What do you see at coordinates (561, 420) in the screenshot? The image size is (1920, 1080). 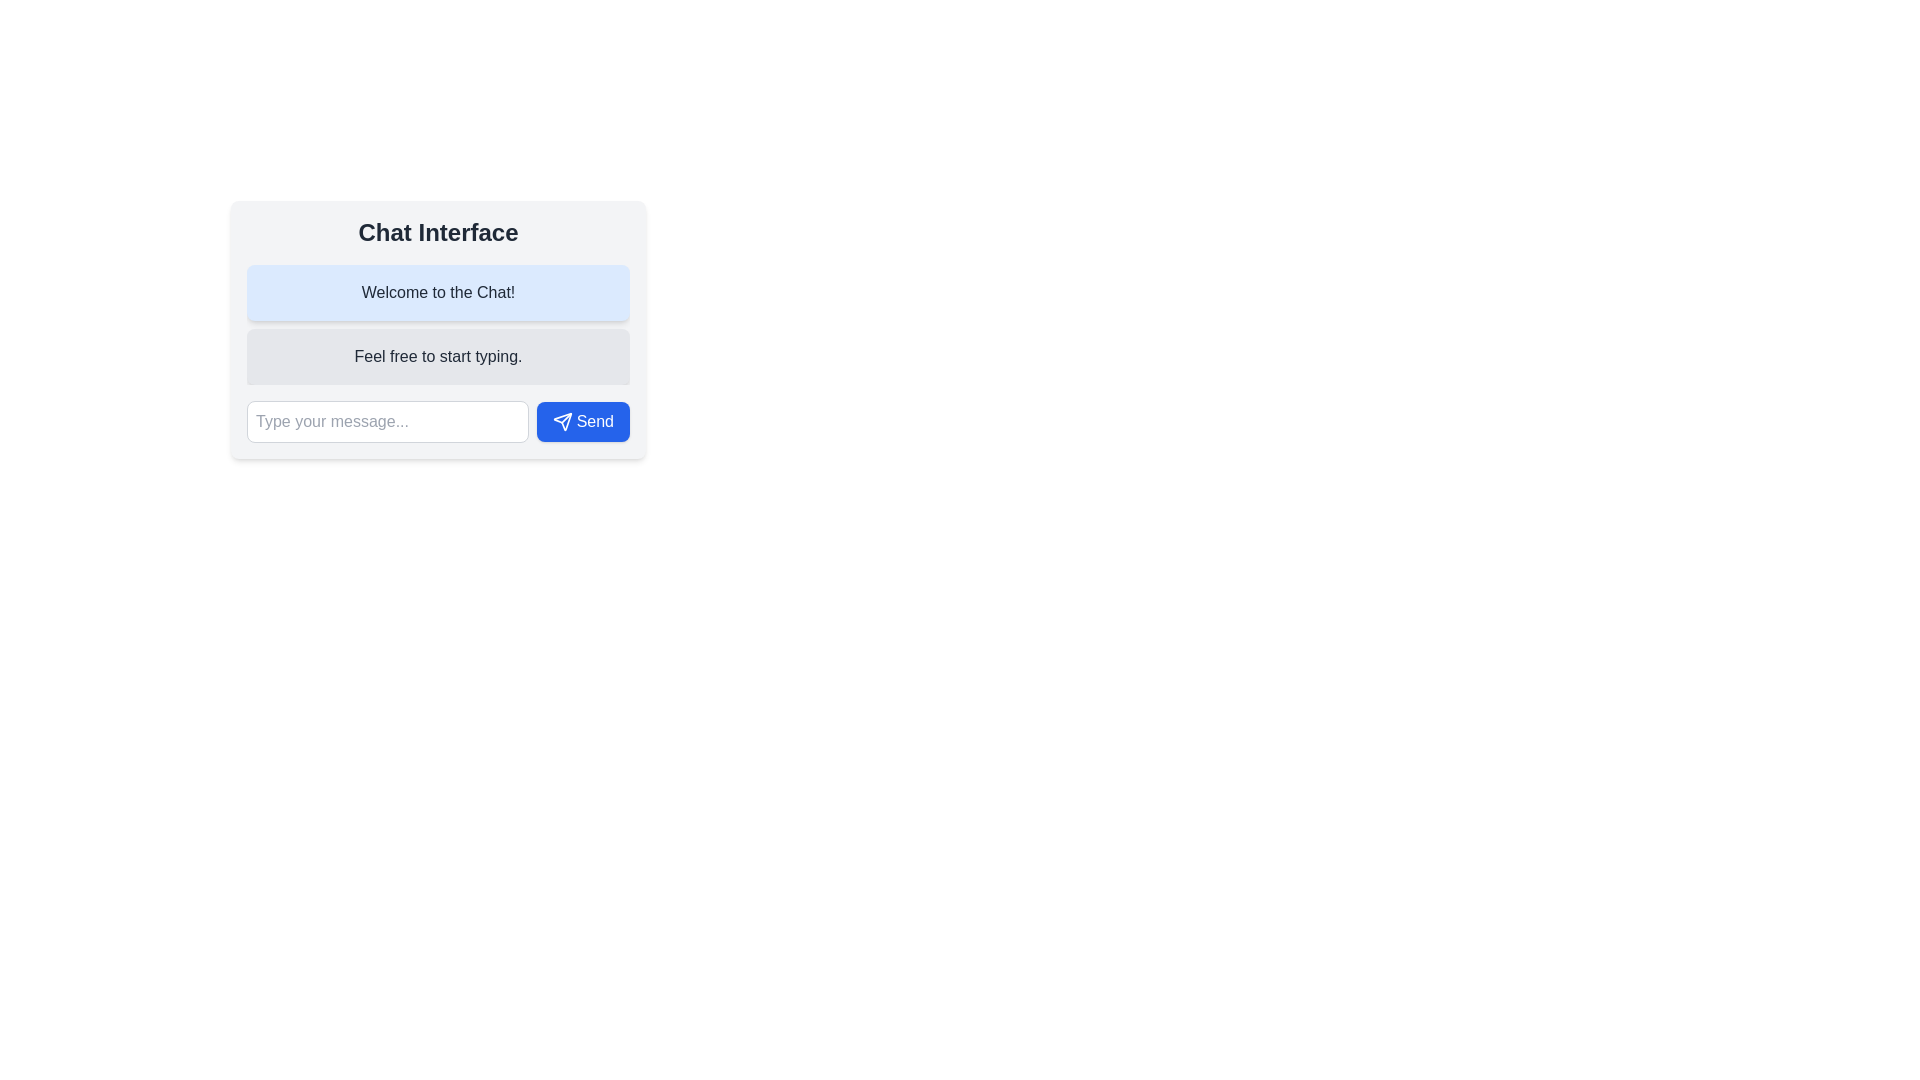 I see `the 'Send' button icon located on the far right of the input field in the chat interface to send the message typed in the adjacent input box` at bounding box center [561, 420].